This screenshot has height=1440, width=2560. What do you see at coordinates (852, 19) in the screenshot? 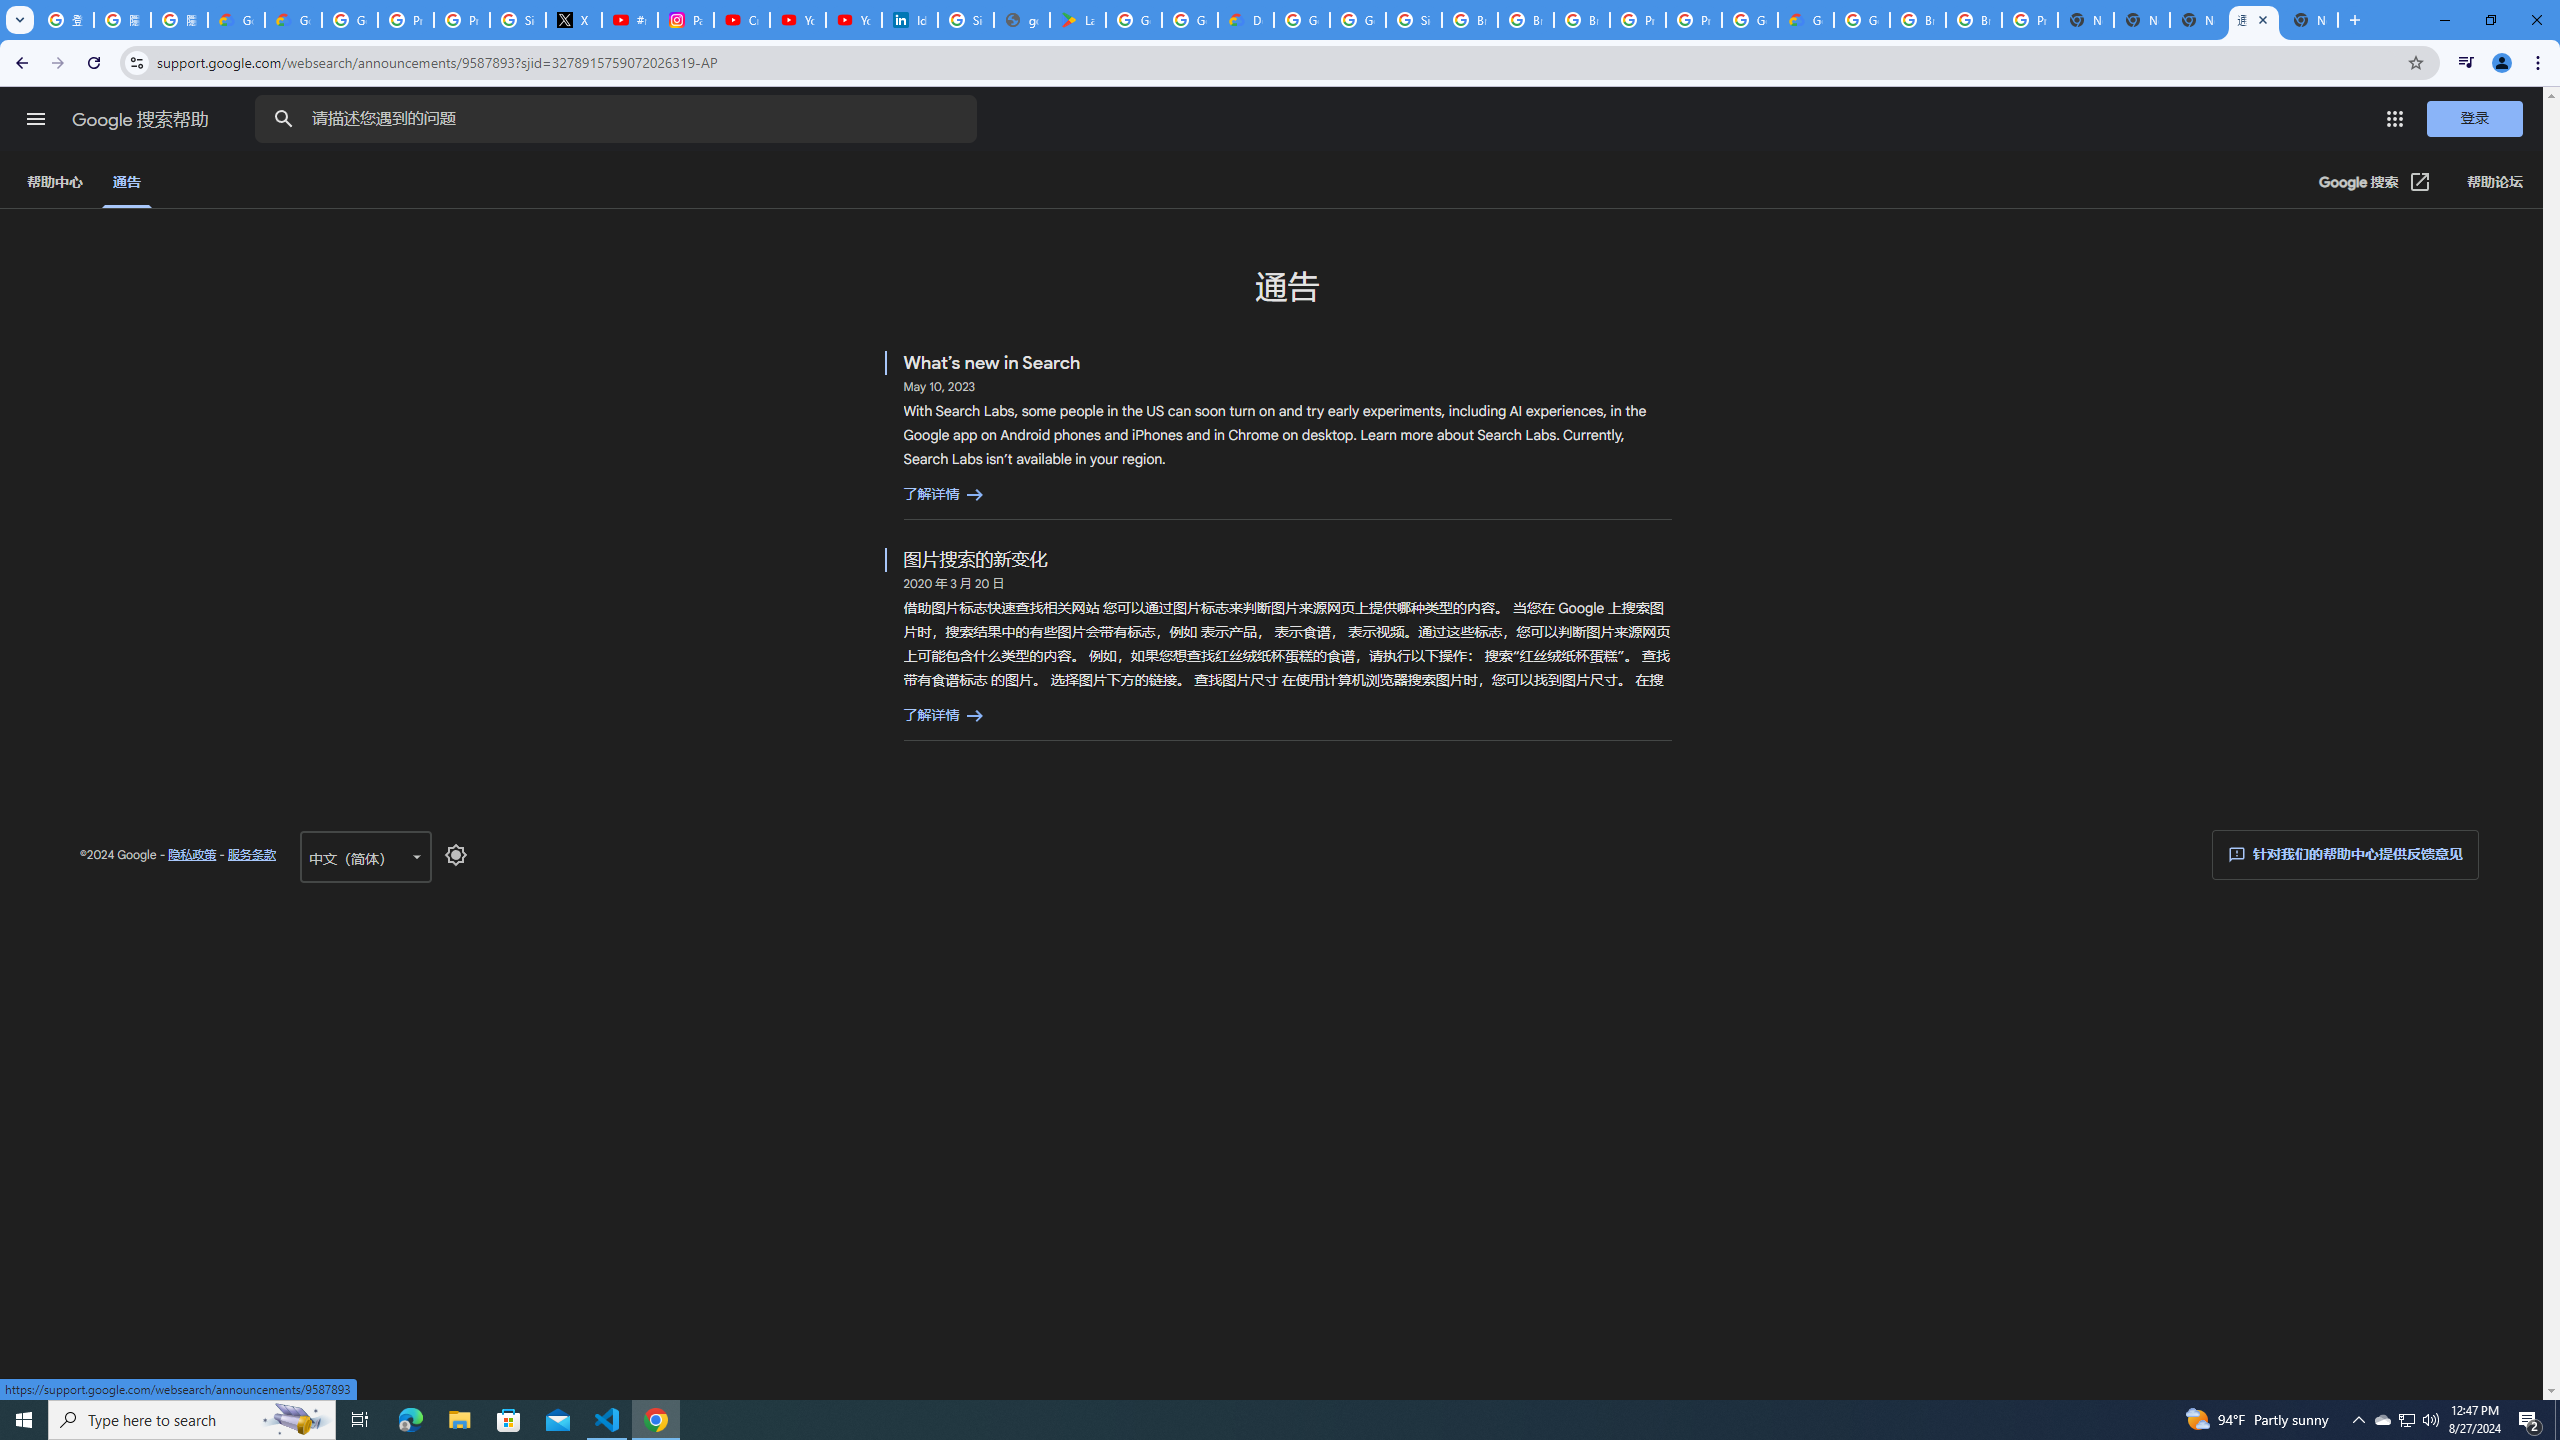
I see `'YouTube Culture & Trends - YouTube Top 10, 2021'` at bounding box center [852, 19].